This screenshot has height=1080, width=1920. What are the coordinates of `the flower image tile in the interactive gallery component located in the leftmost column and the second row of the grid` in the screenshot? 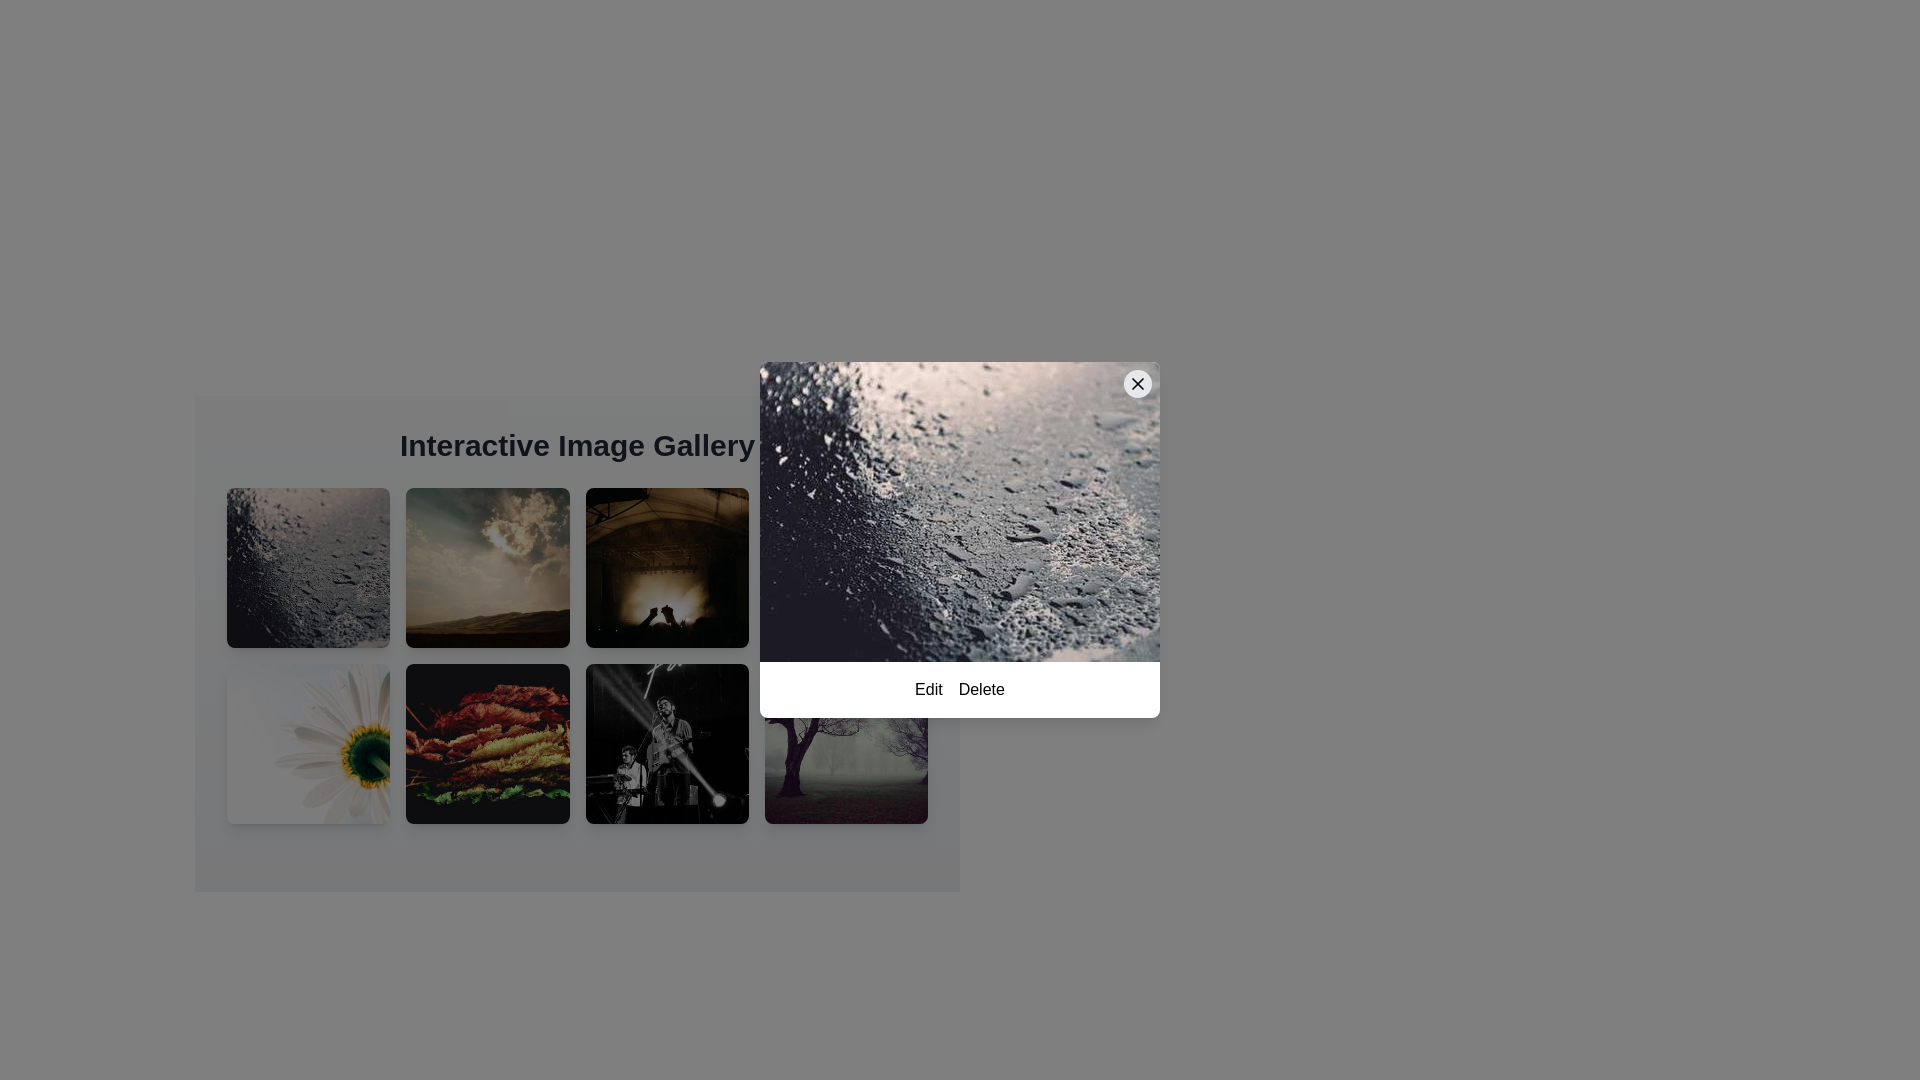 It's located at (307, 744).